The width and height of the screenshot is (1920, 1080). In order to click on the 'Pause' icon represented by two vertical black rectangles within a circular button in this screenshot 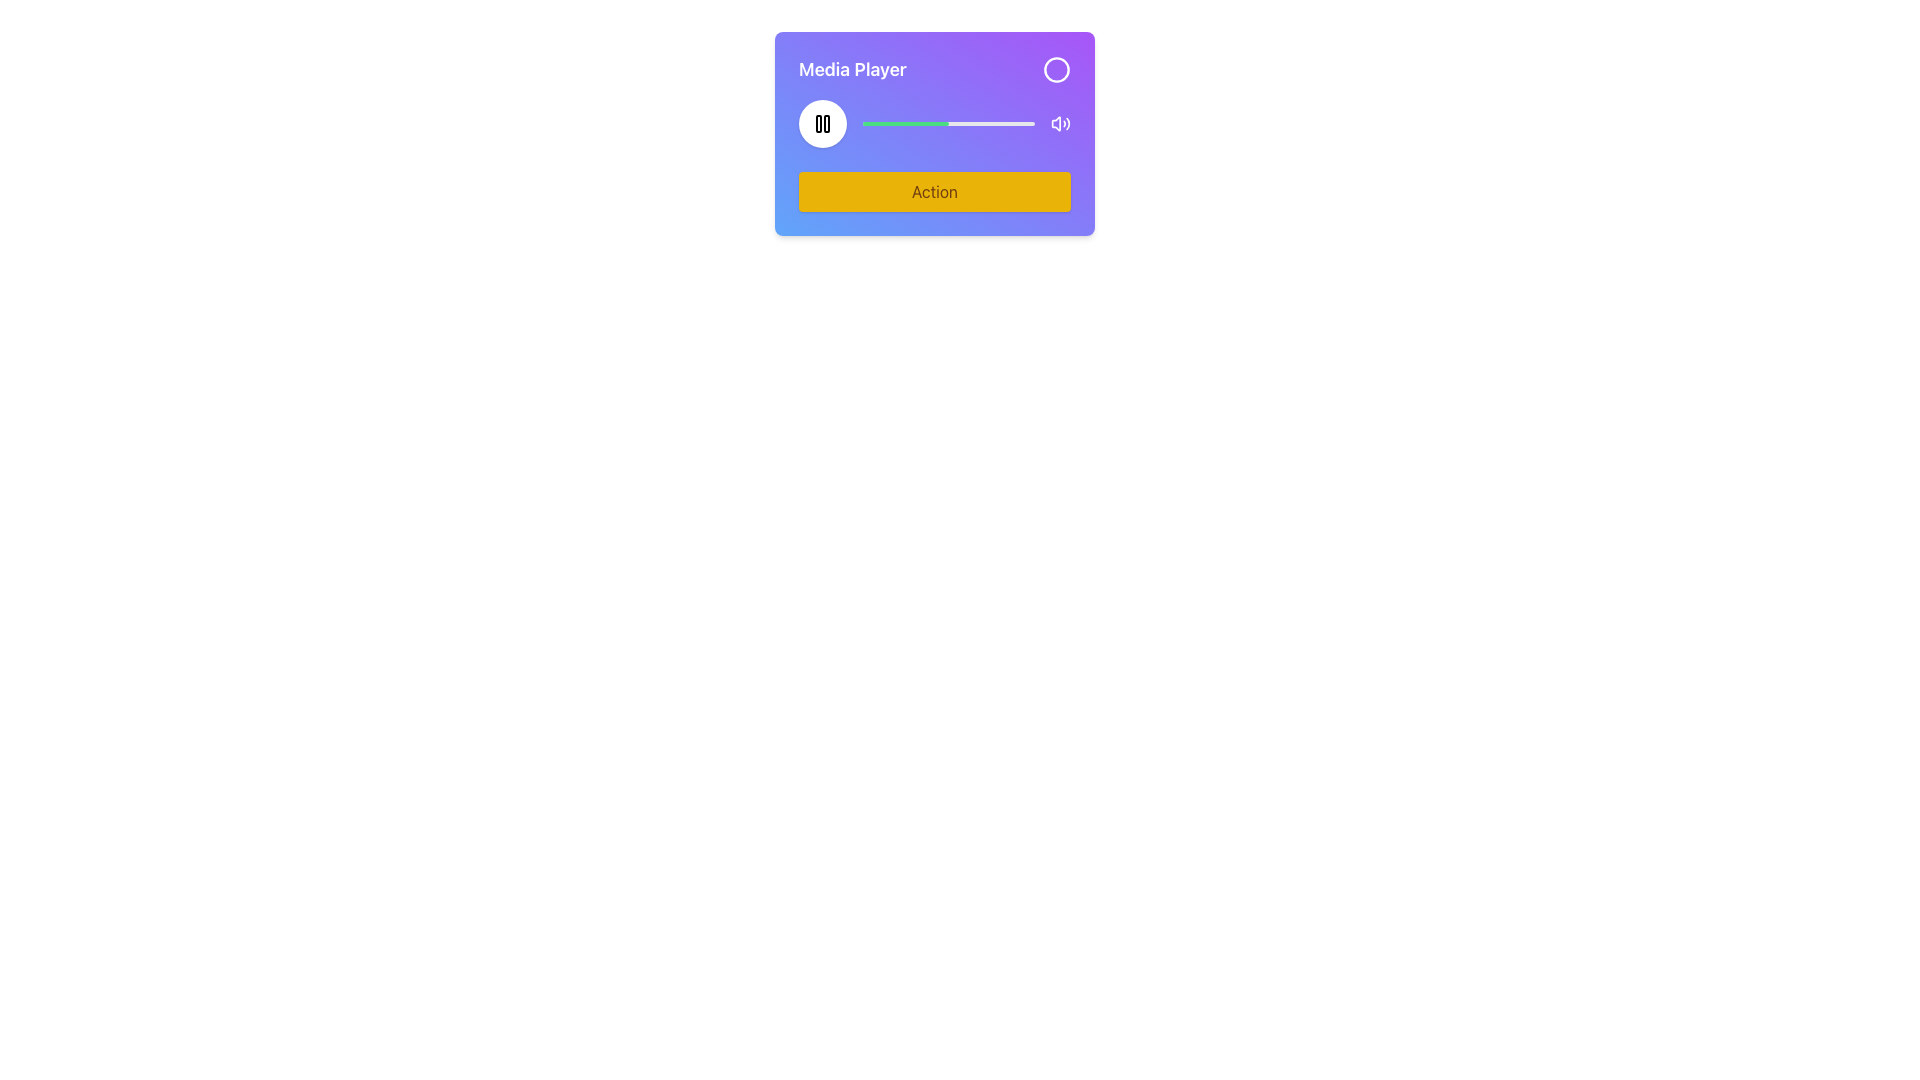, I will do `click(822, 123)`.